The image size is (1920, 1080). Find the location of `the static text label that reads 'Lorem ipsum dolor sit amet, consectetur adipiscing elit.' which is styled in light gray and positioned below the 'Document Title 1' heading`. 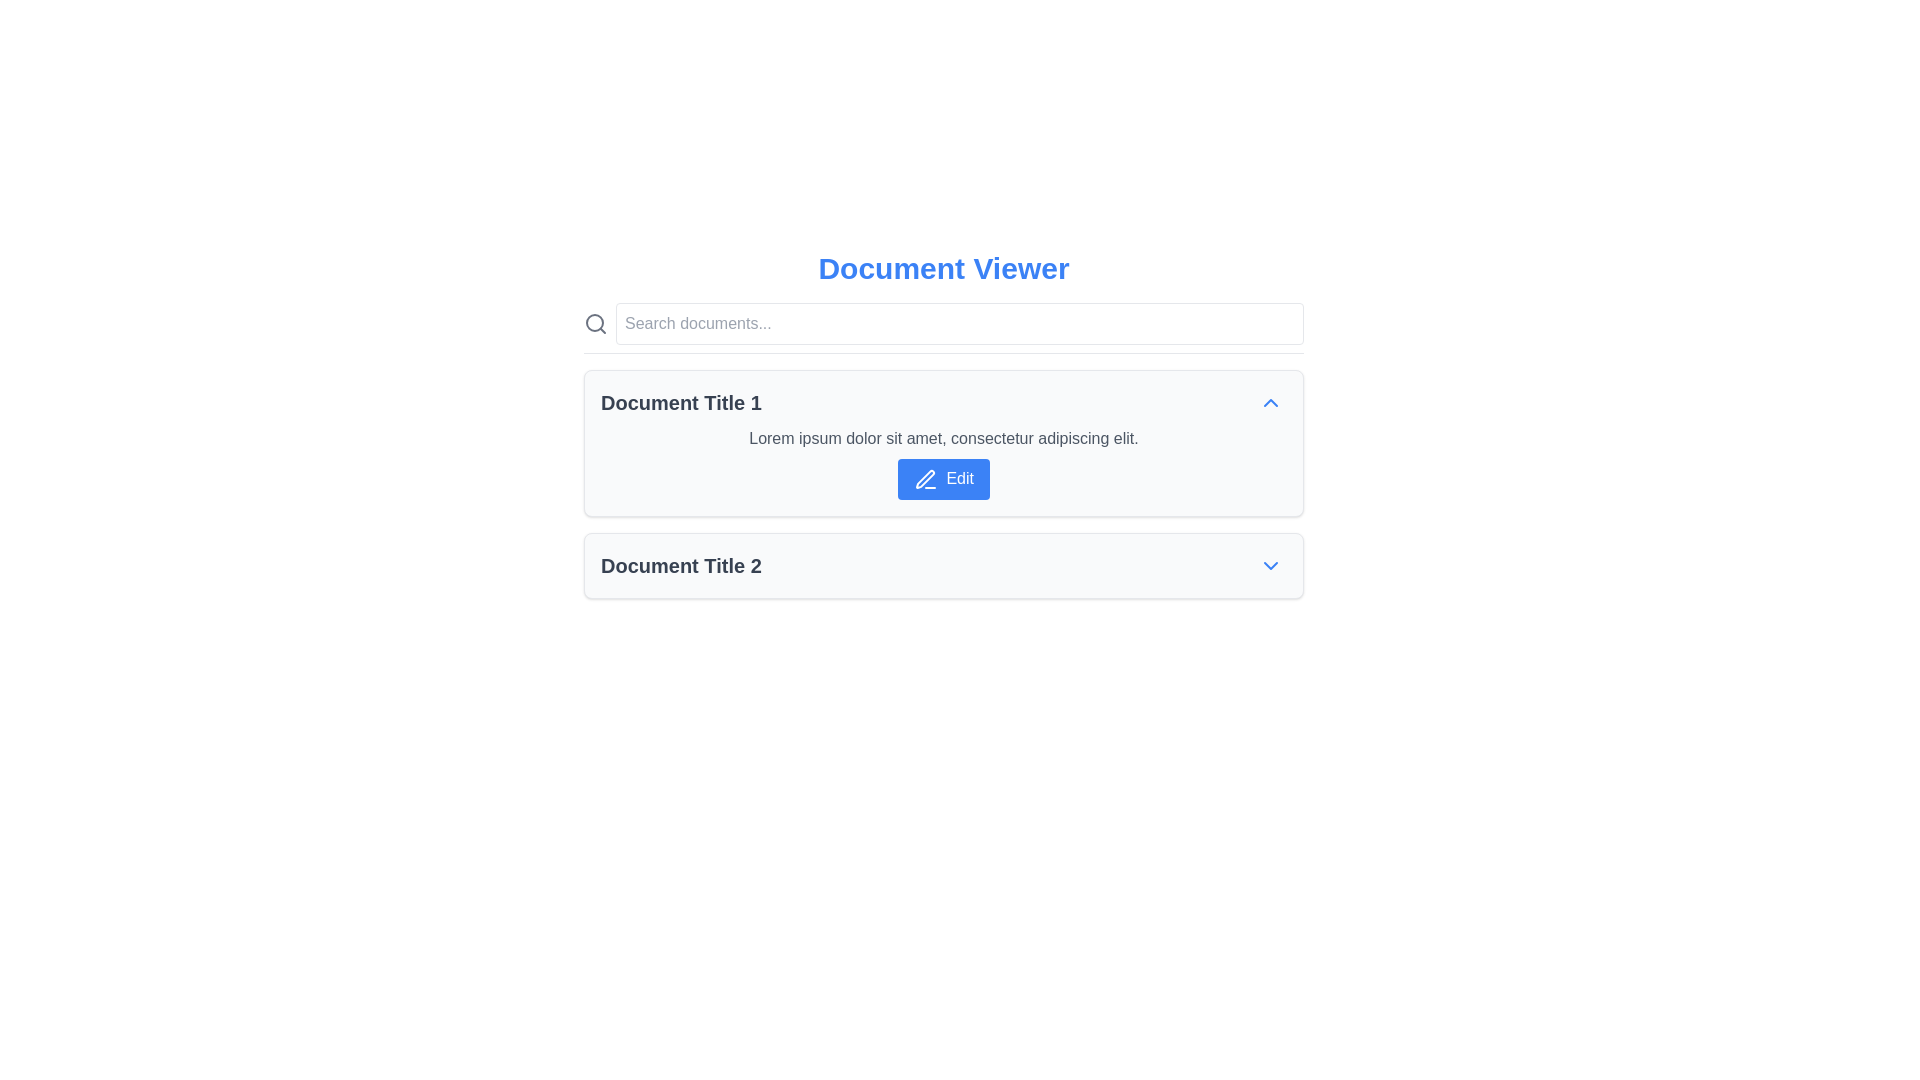

the static text label that reads 'Lorem ipsum dolor sit amet, consectetur adipiscing elit.' which is styled in light gray and positioned below the 'Document Title 1' heading is located at coordinates (943, 438).